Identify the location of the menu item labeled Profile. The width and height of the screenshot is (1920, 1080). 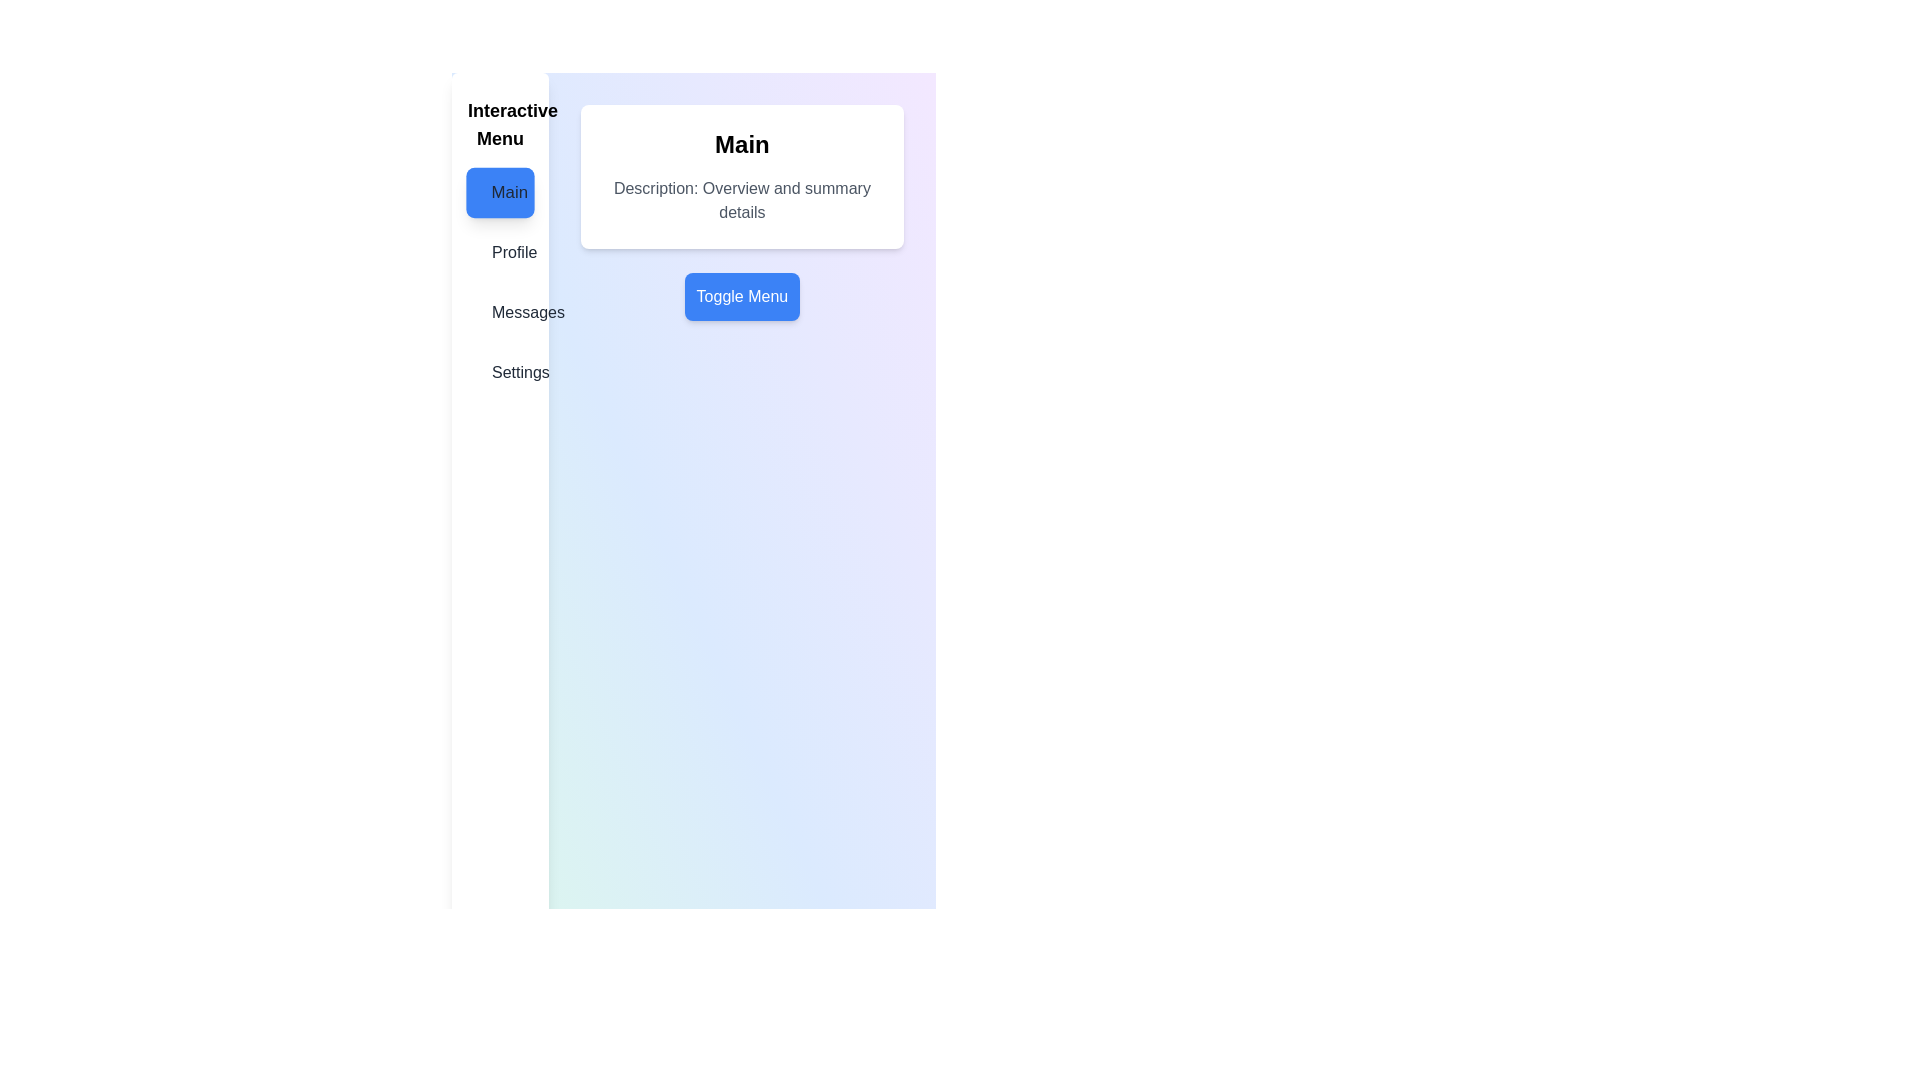
(499, 252).